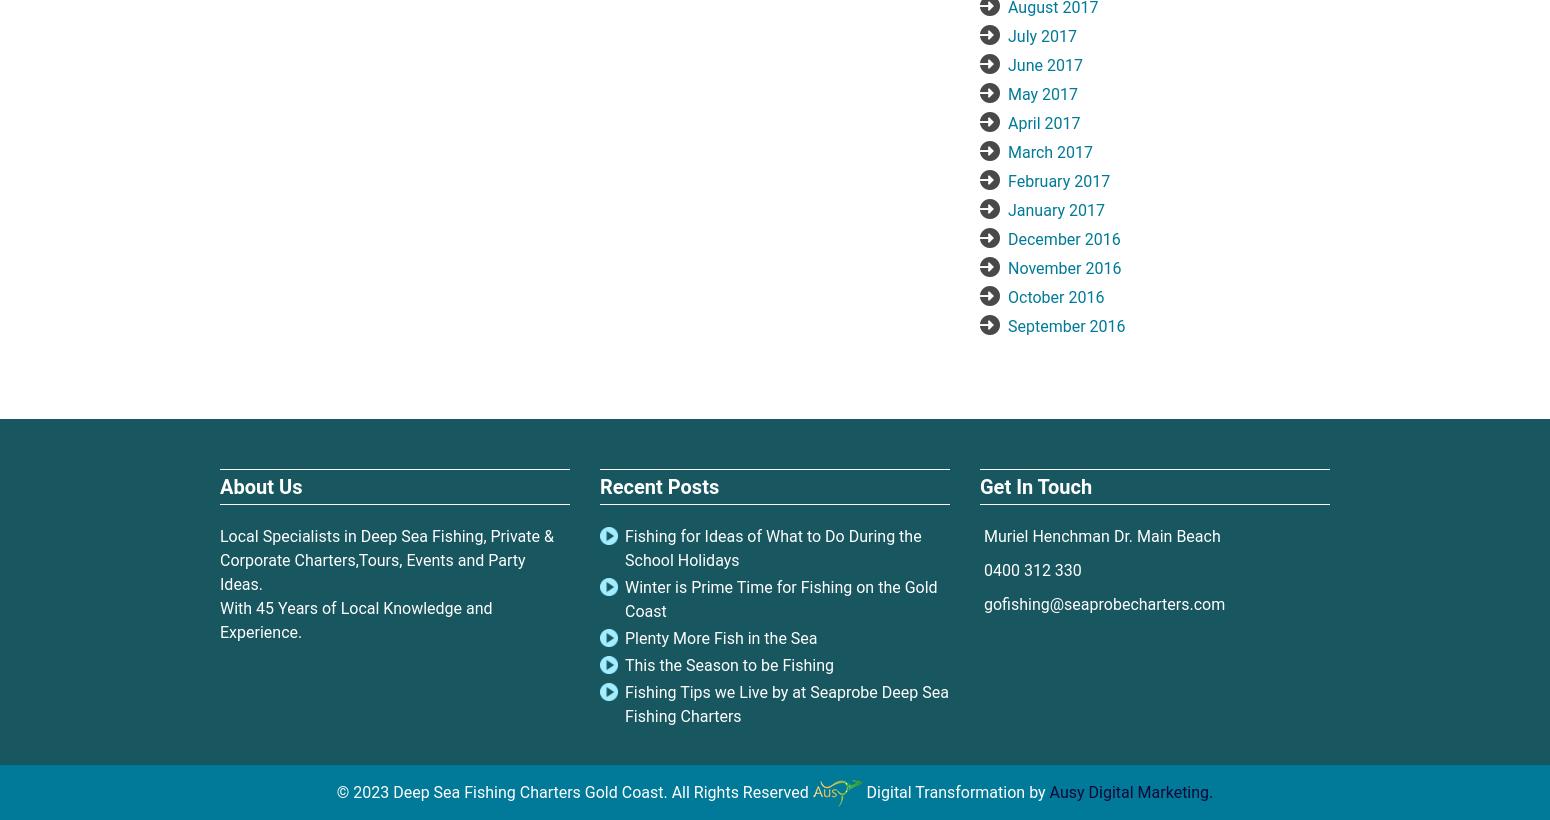 The height and width of the screenshot is (820, 1550). What do you see at coordinates (1099, 534) in the screenshot?
I see `'Muriel Henchman Dr. Main Beach'` at bounding box center [1099, 534].